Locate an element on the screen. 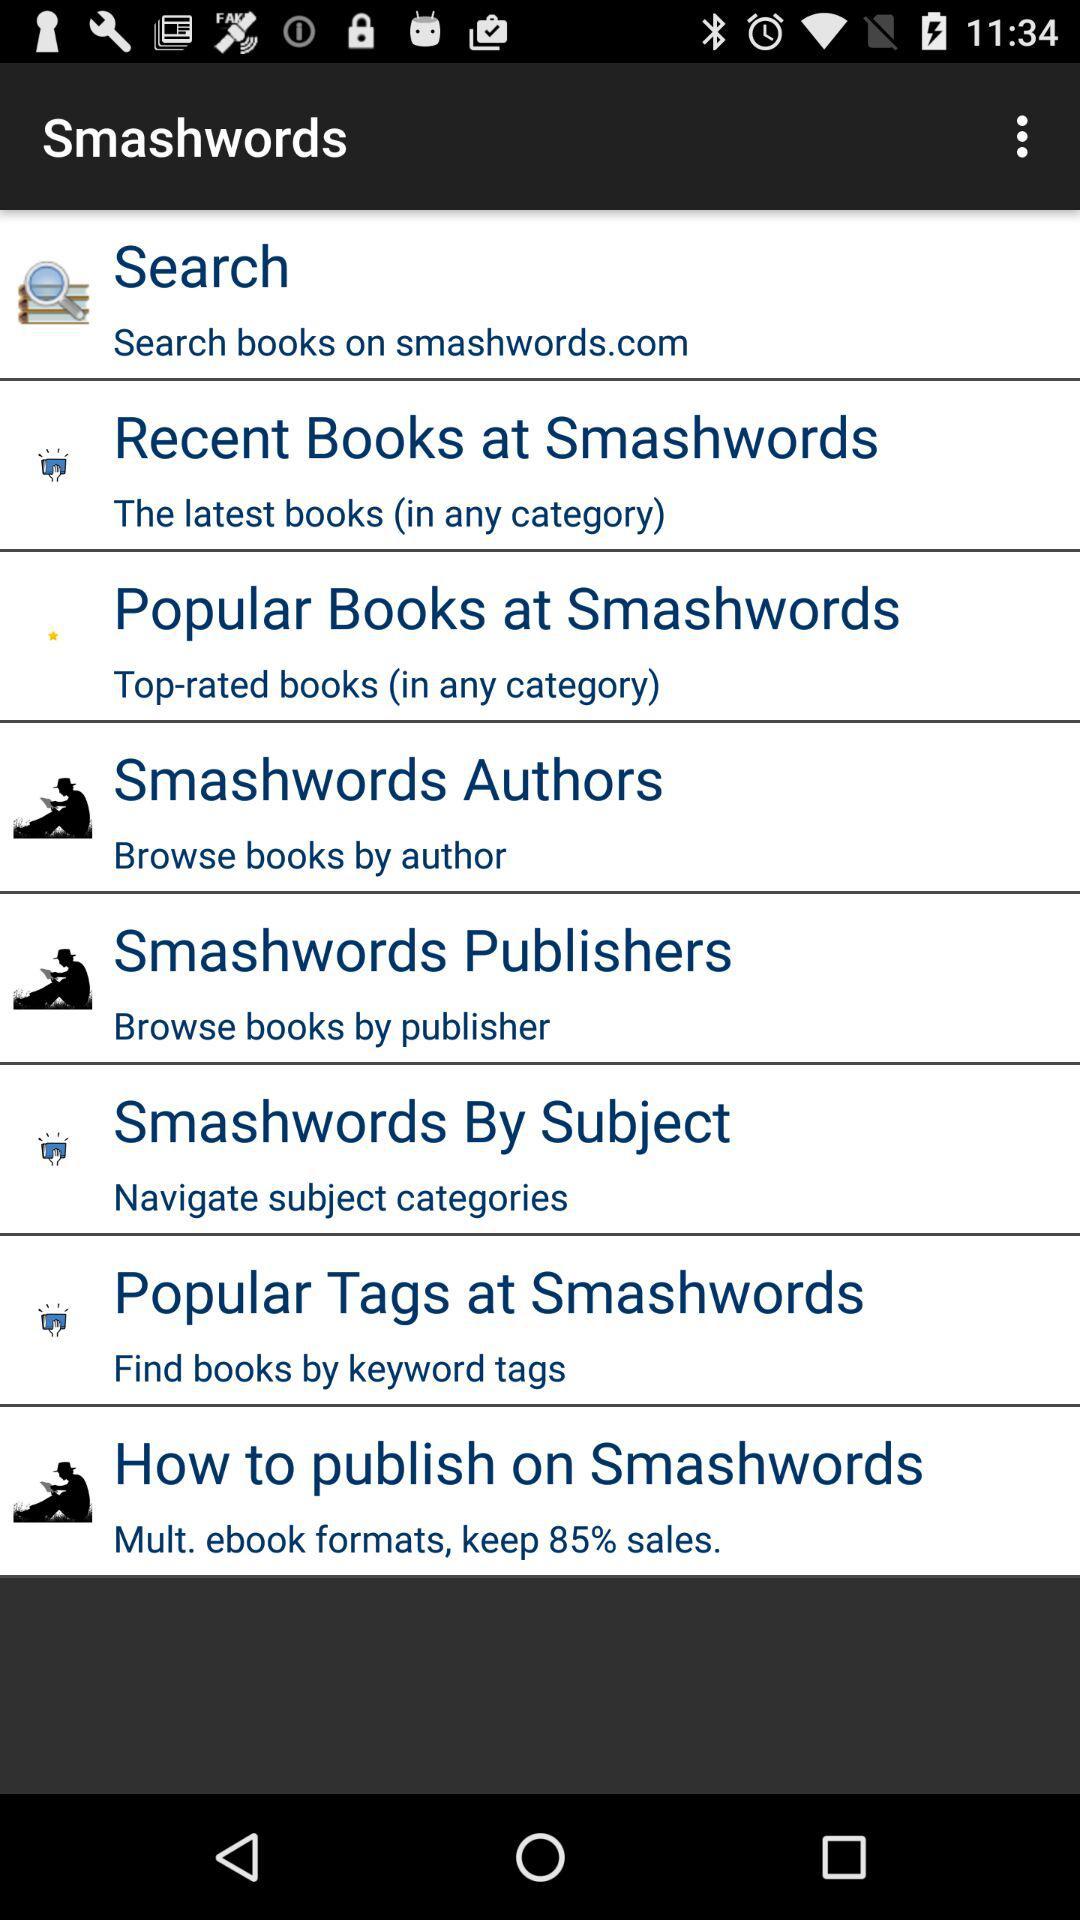 The image size is (1080, 1920). smashwords publishers is located at coordinates (422, 947).